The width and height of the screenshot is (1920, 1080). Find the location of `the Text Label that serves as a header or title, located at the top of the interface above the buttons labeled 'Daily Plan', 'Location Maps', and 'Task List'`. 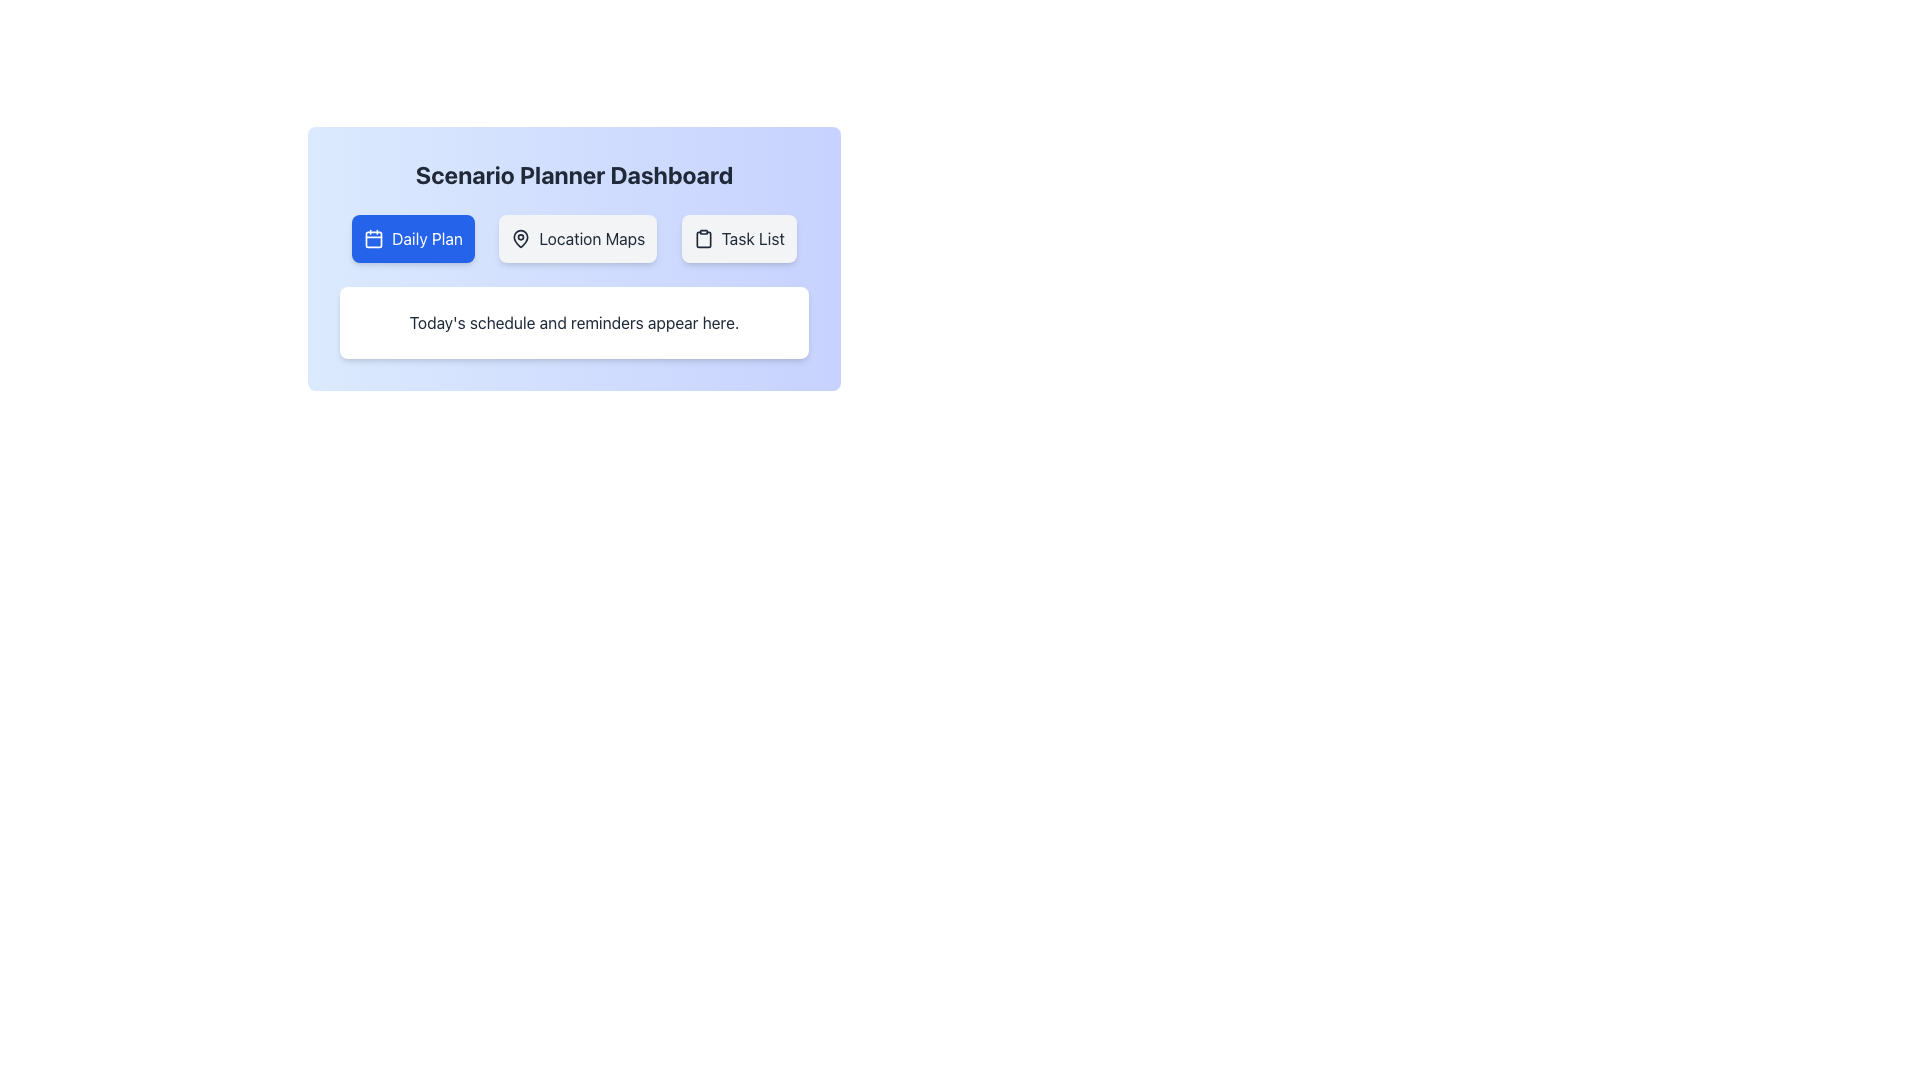

the Text Label that serves as a header or title, located at the top of the interface above the buttons labeled 'Daily Plan', 'Location Maps', and 'Task List' is located at coordinates (573, 173).